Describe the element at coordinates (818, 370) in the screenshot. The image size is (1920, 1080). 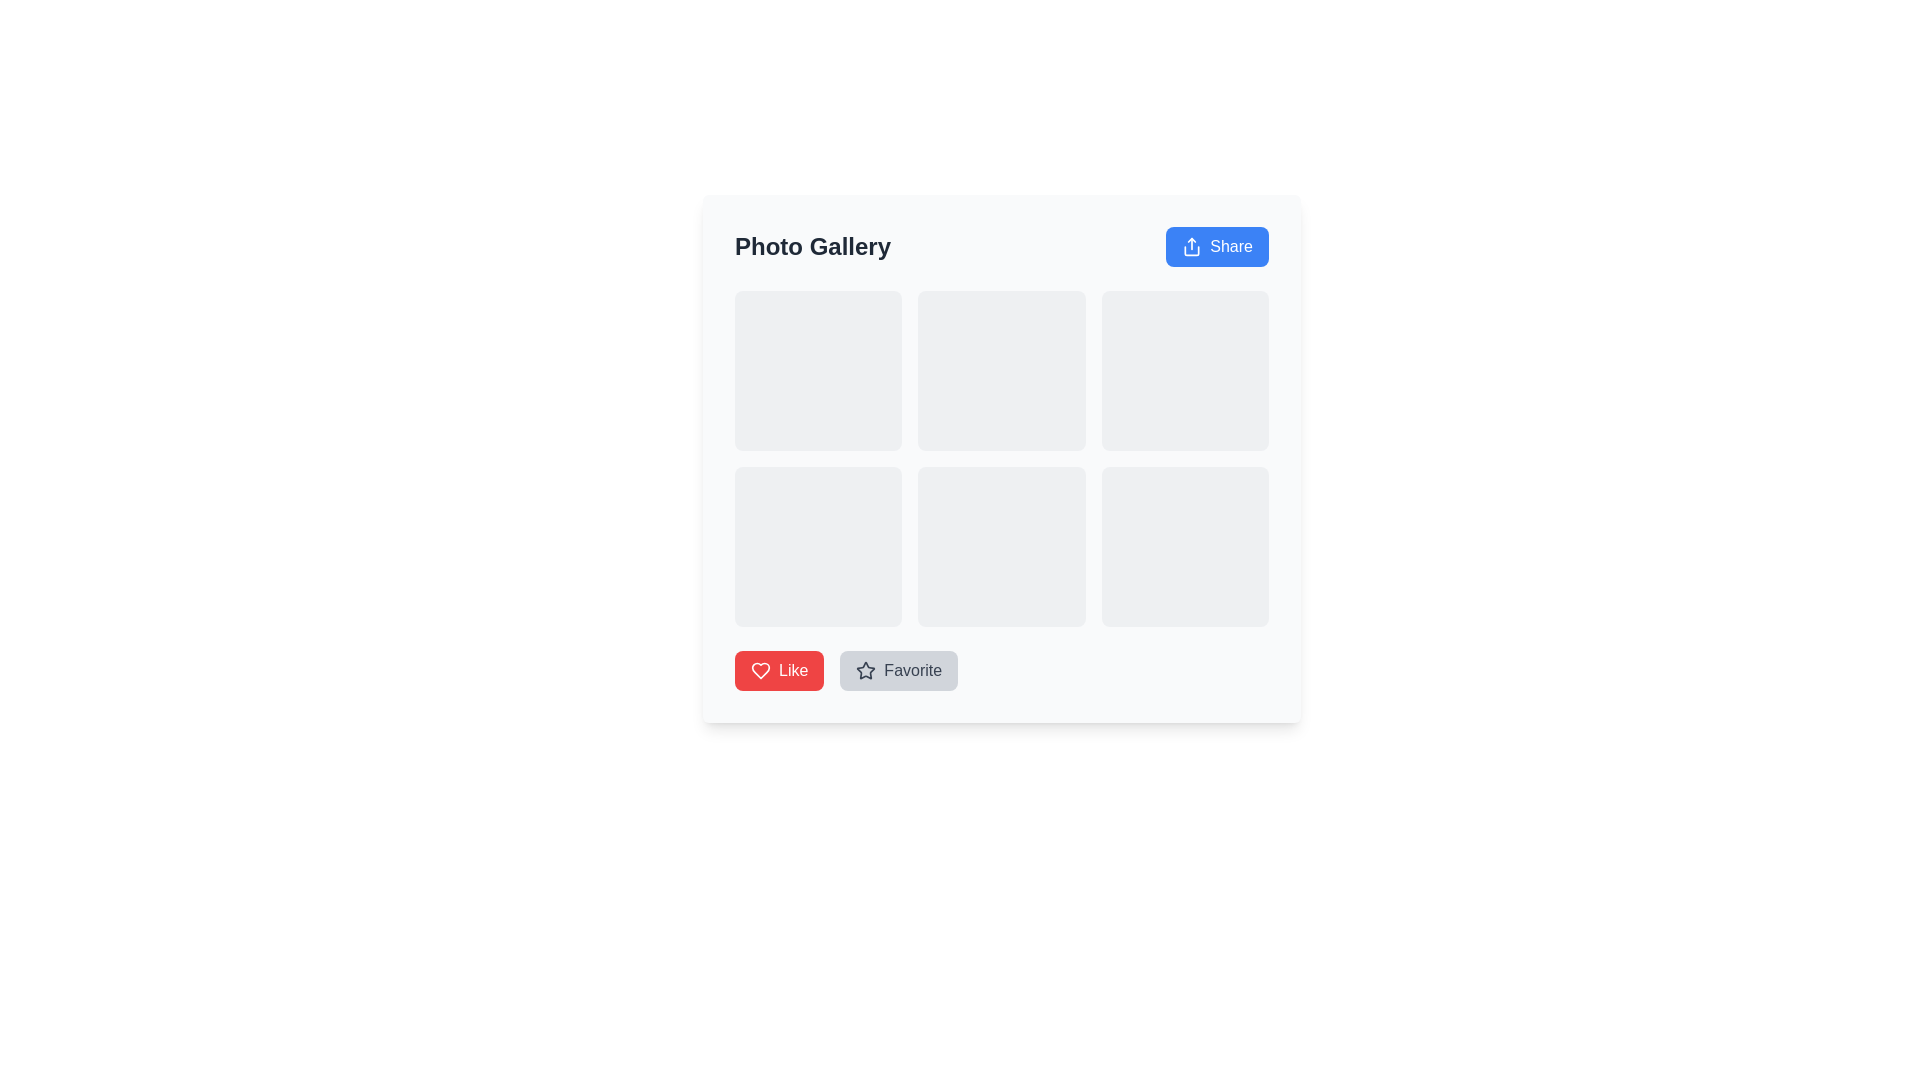
I see `the loading placeholder in the top-left corner of the 'Photo Gallery' section, which represents a loading or empty state for a grid item` at that location.